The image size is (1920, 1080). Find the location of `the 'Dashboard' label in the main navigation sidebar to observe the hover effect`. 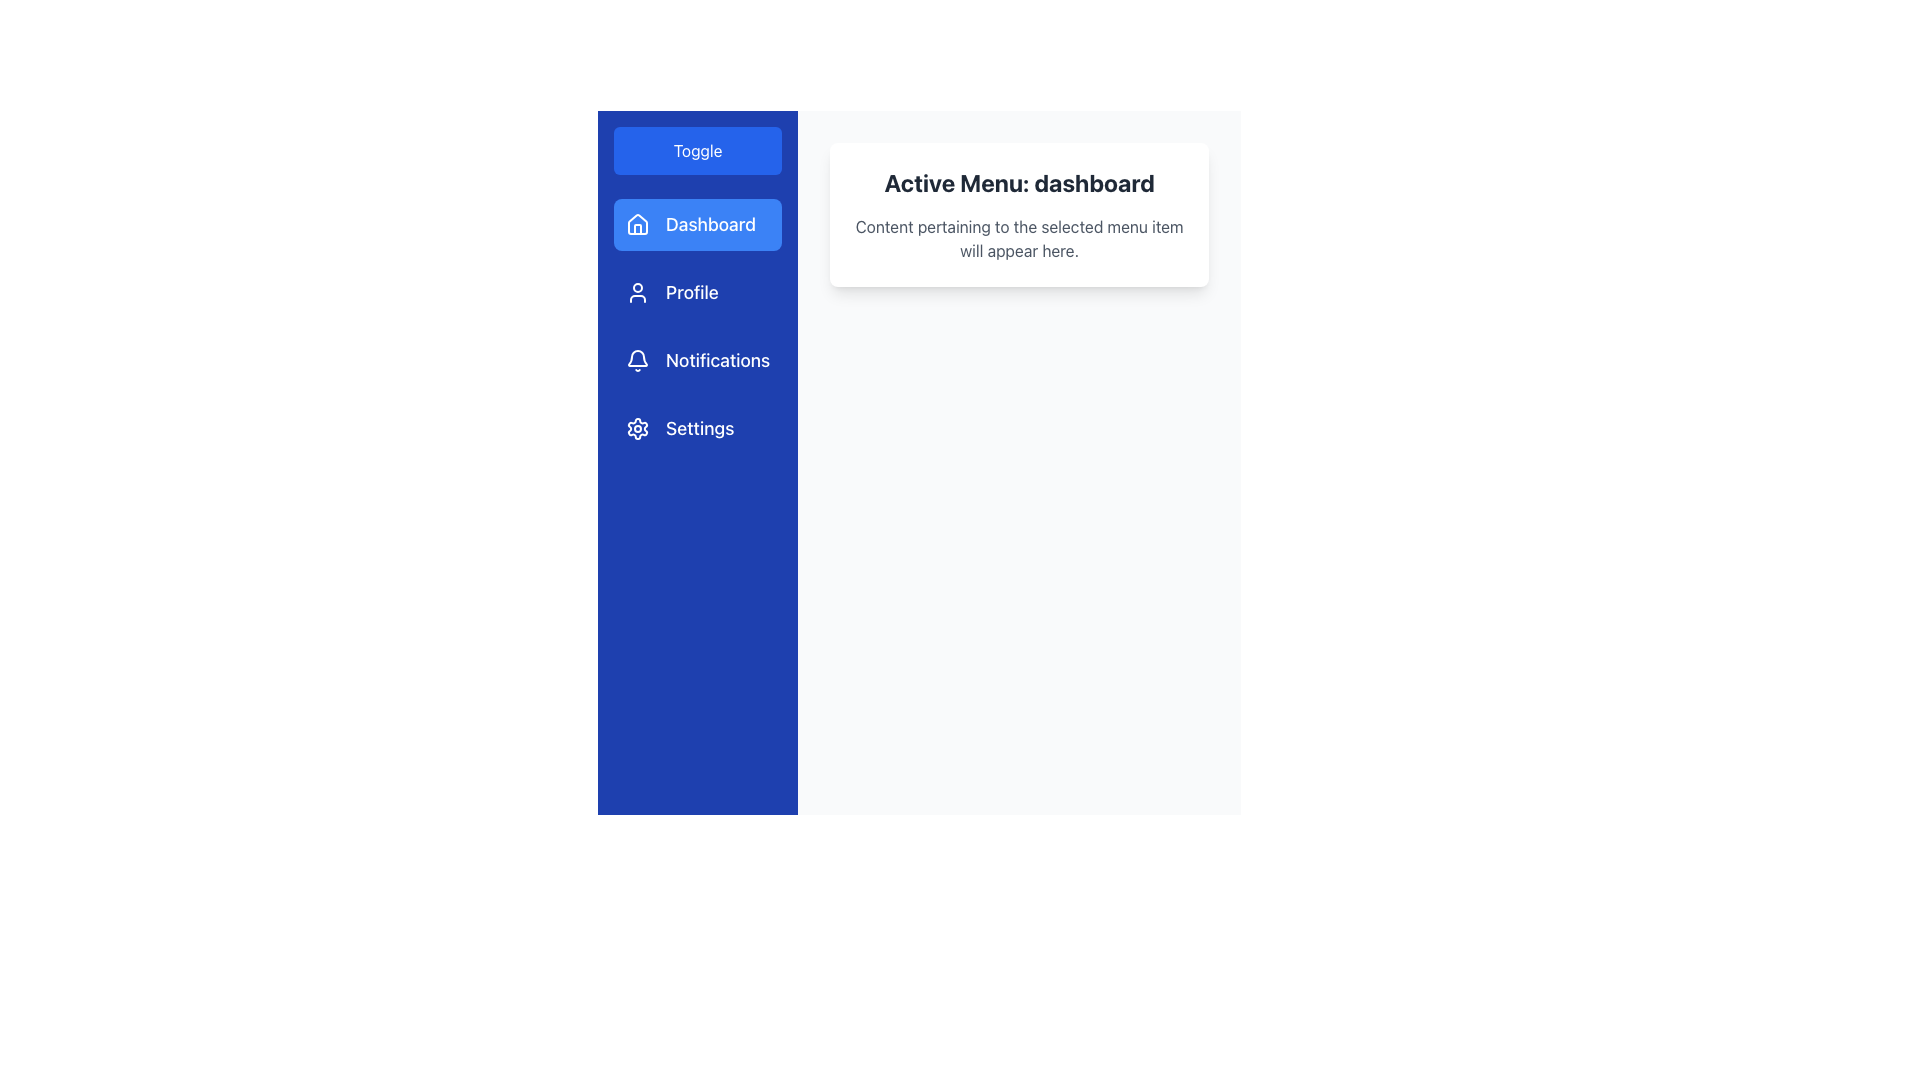

the 'Dashboard' label in the main navigation sidebar to observe the hover effect is located at coordinates (710, 224).